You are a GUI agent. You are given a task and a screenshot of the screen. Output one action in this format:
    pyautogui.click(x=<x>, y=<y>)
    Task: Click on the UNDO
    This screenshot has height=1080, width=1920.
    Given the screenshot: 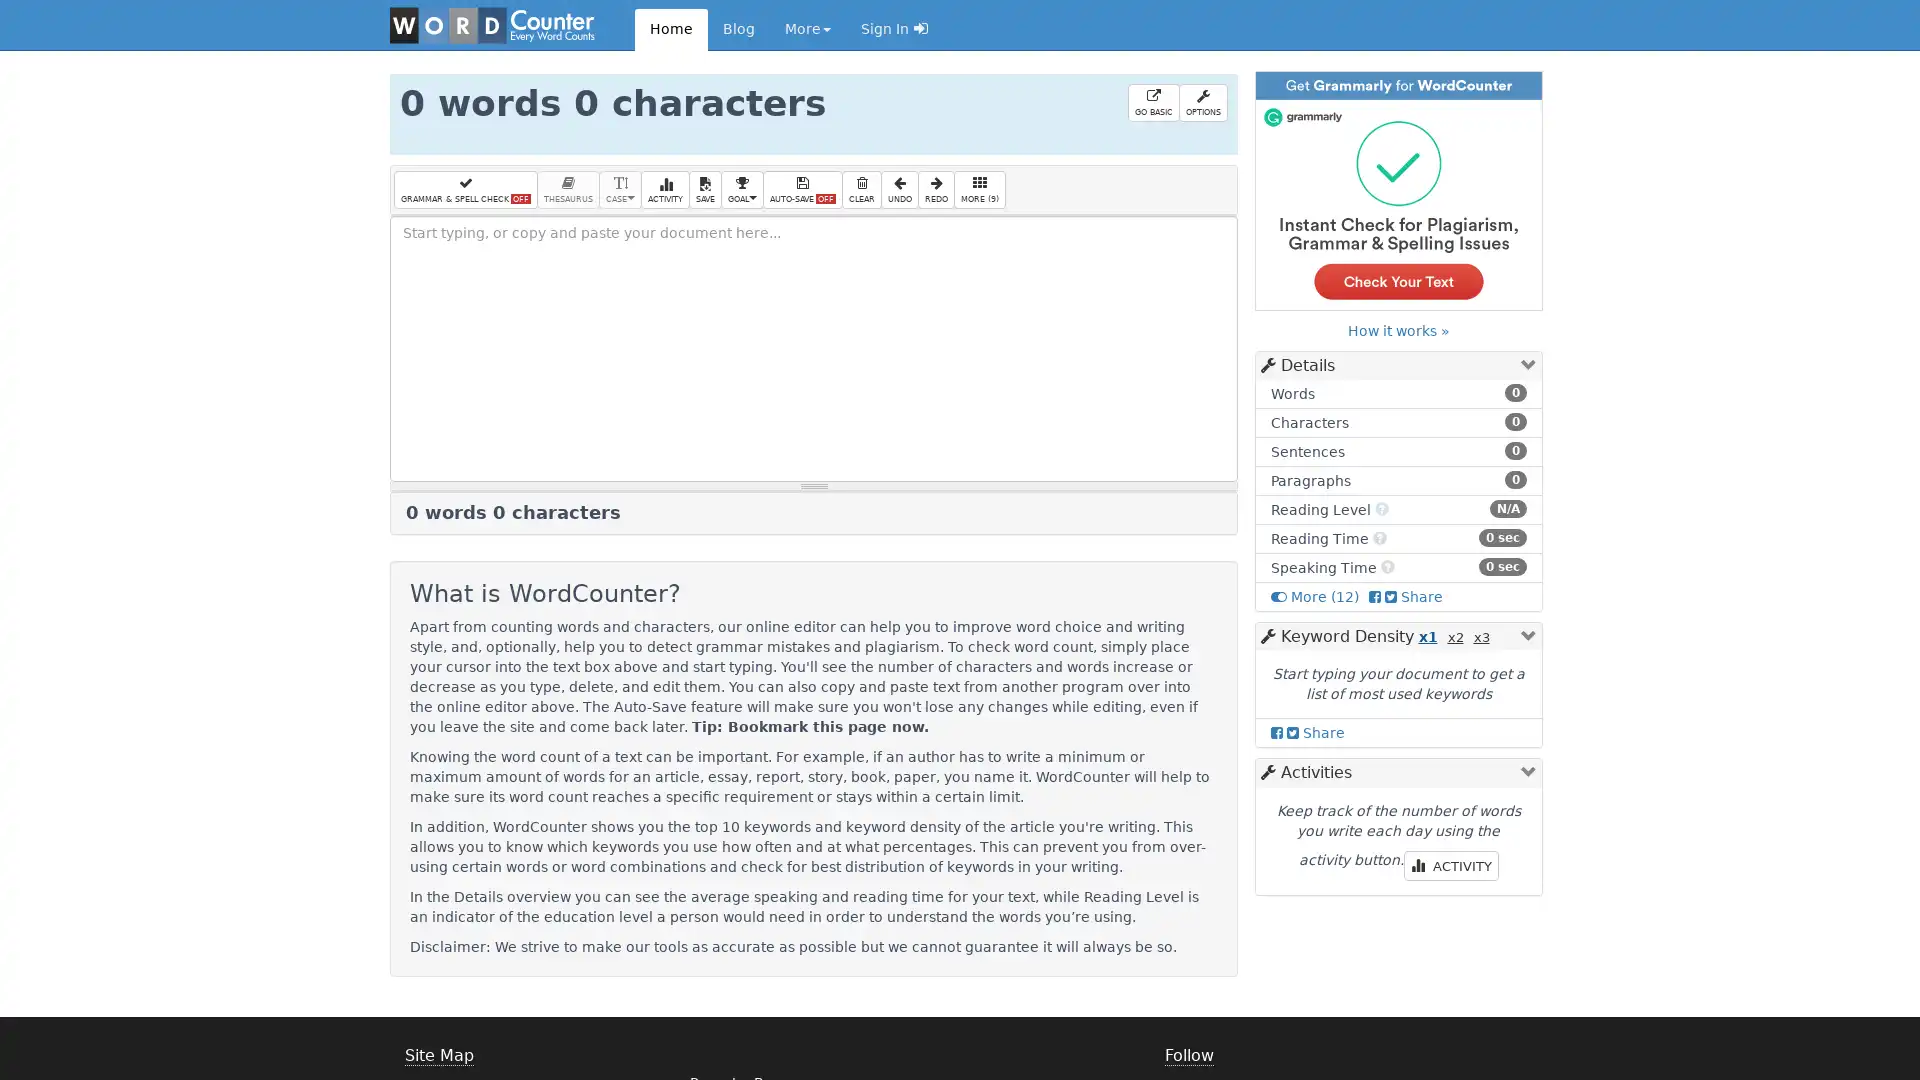 What is the action you would take?
    pyautogui.click(x=899, y=189)
    